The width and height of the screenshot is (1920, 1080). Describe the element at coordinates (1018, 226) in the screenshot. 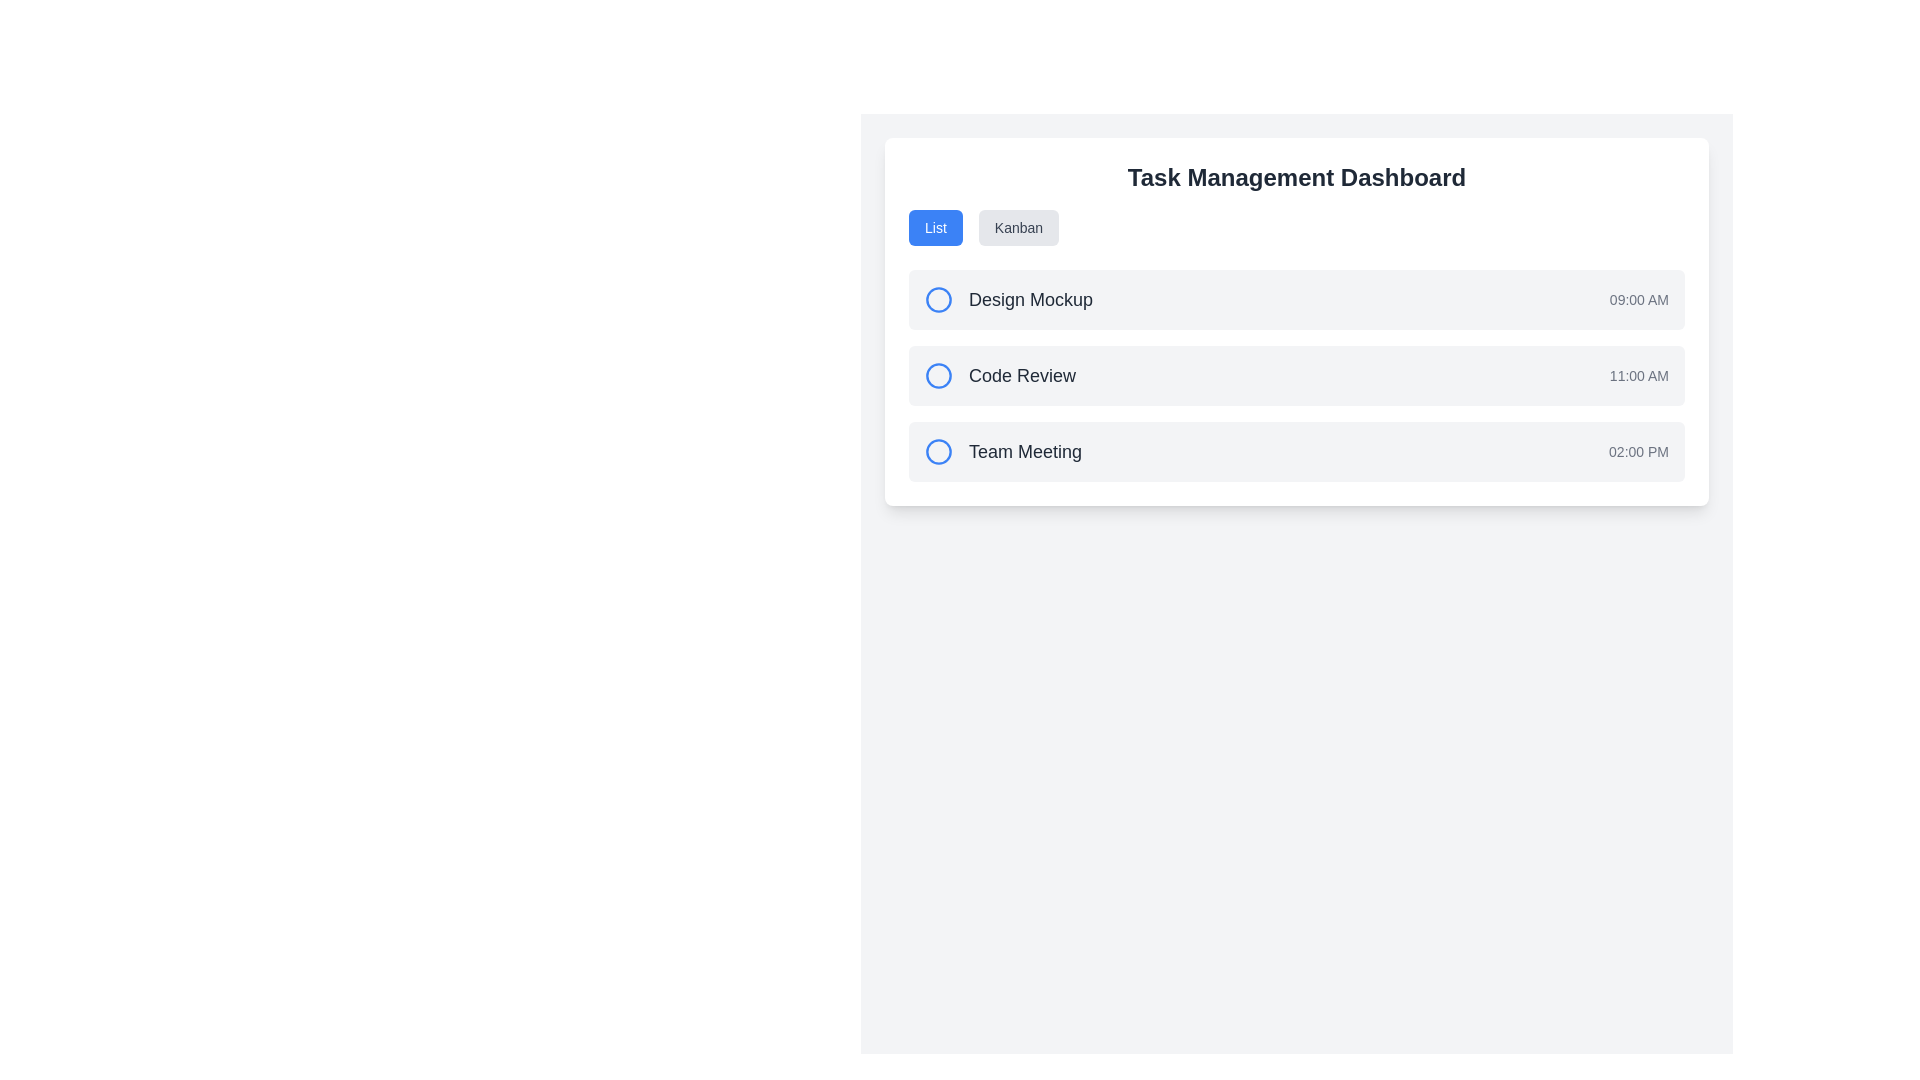

I see `the 'Kanban' button, which is a rectangular button with rounded corners and a light gray background, located to the right of the 'List' button on the task management dashboard, to switch to Kanban view` at that location.